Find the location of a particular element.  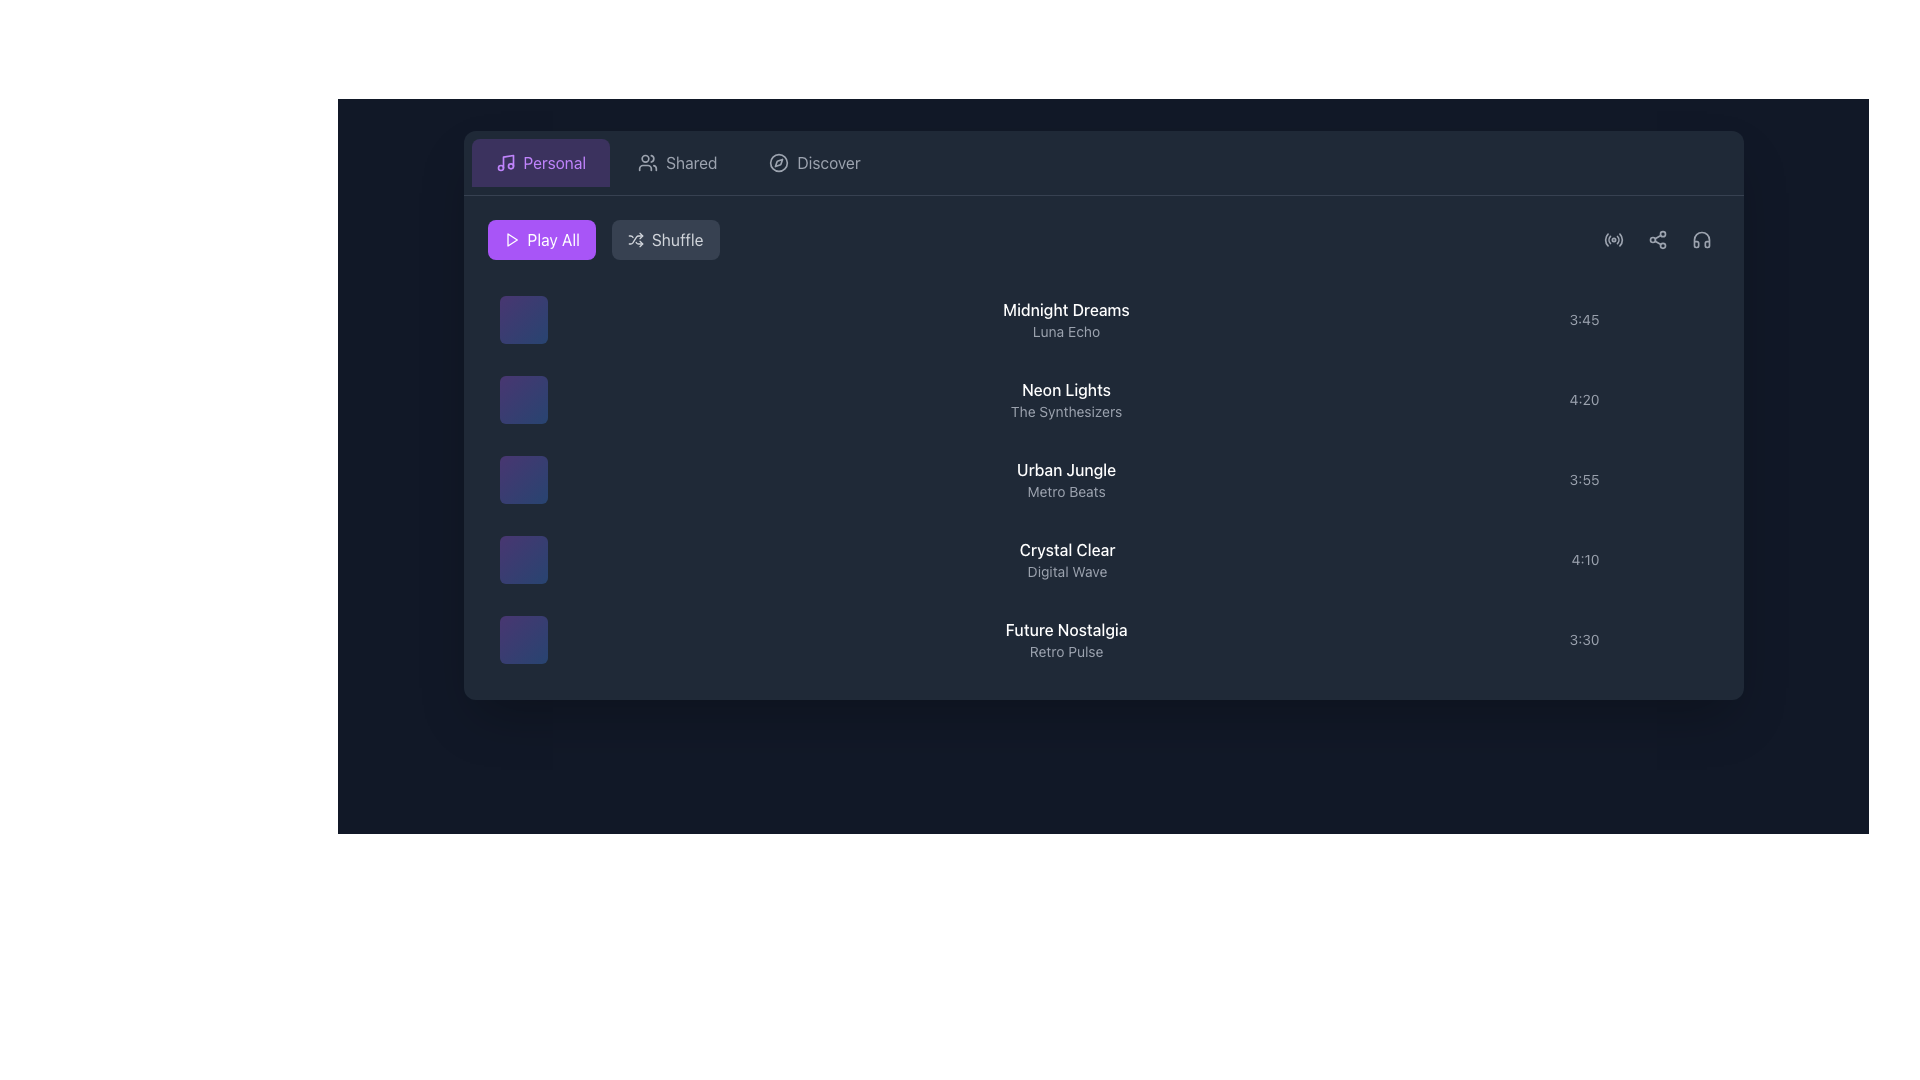

the small circular button with three vertically aligned dots located to the right of the timestamp '4:10' is located at coordinates (1696, 559).